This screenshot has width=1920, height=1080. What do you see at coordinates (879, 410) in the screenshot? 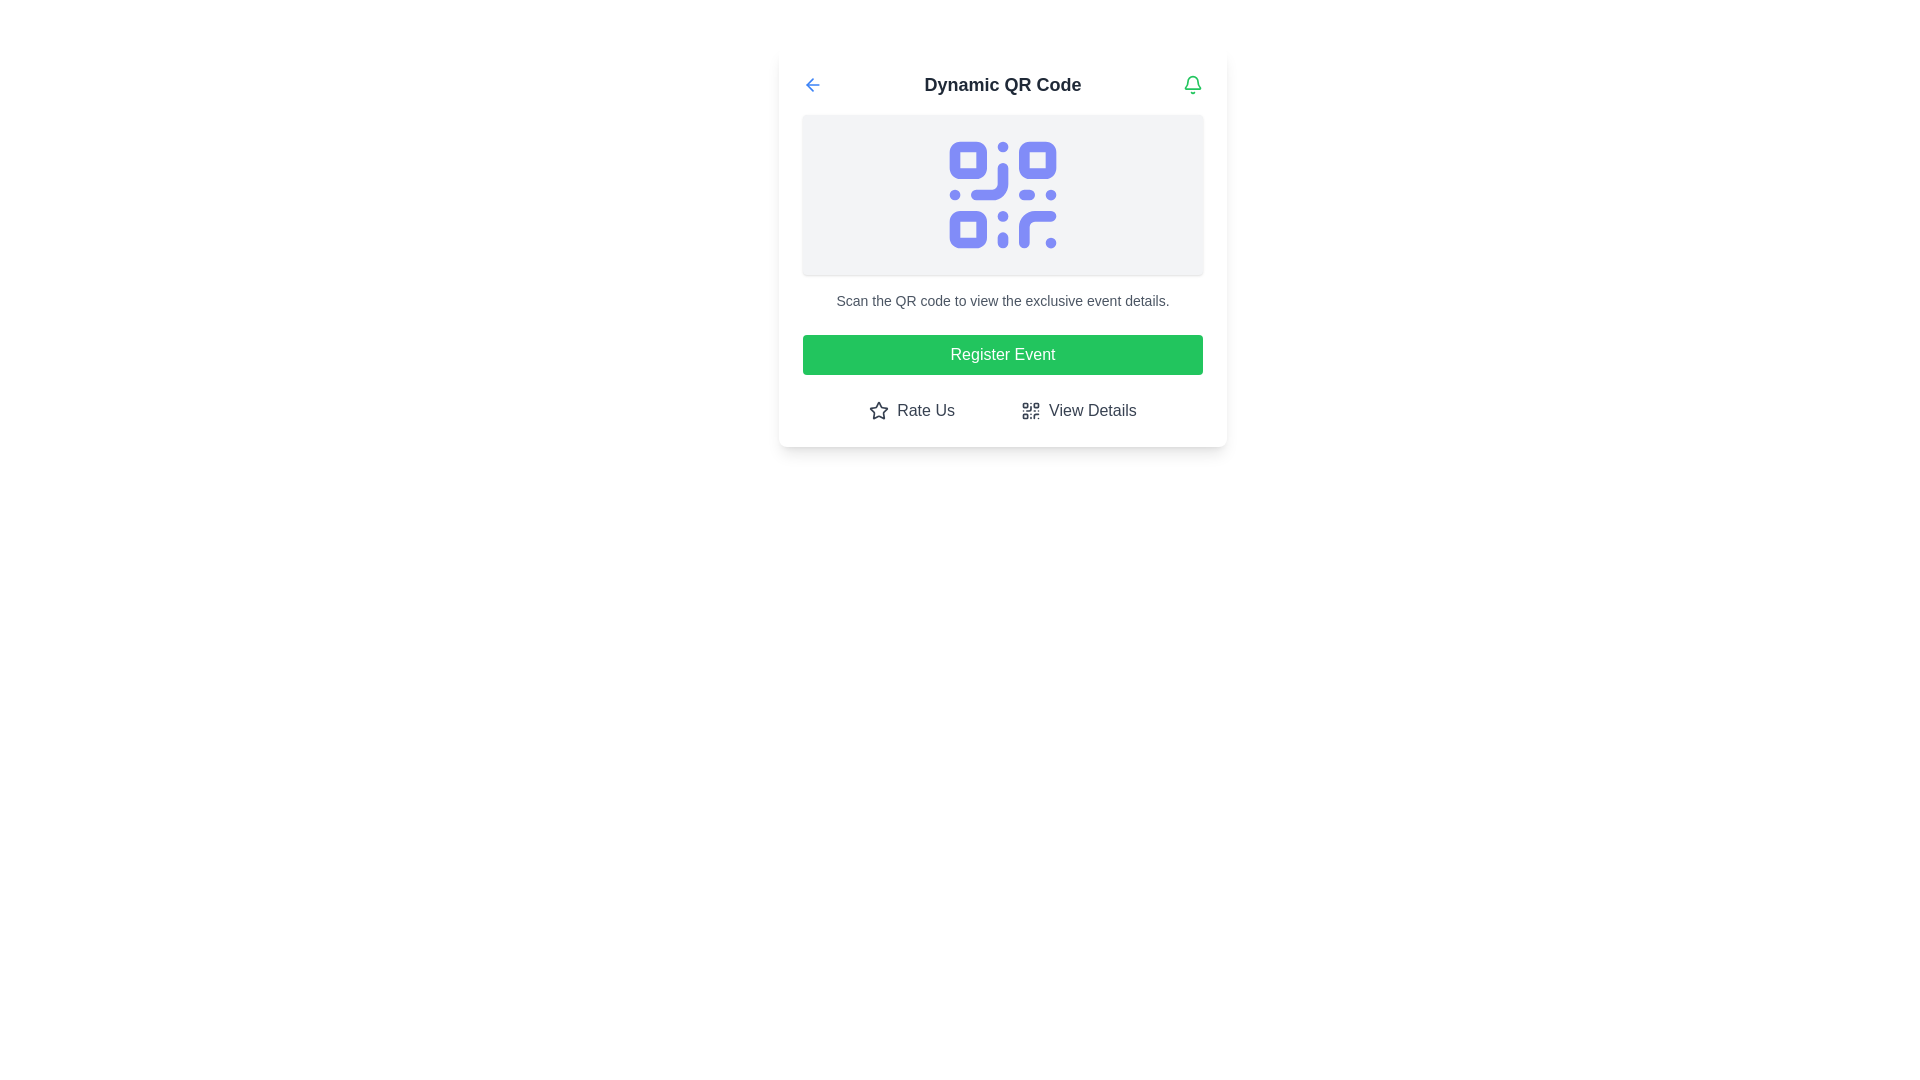
I see `the decorative graphic icon representing the rating functionality, which is the leftmost component of the 'Rate Us' button group located at the bottom-left of the central panel` at bounding box center [879, 410].